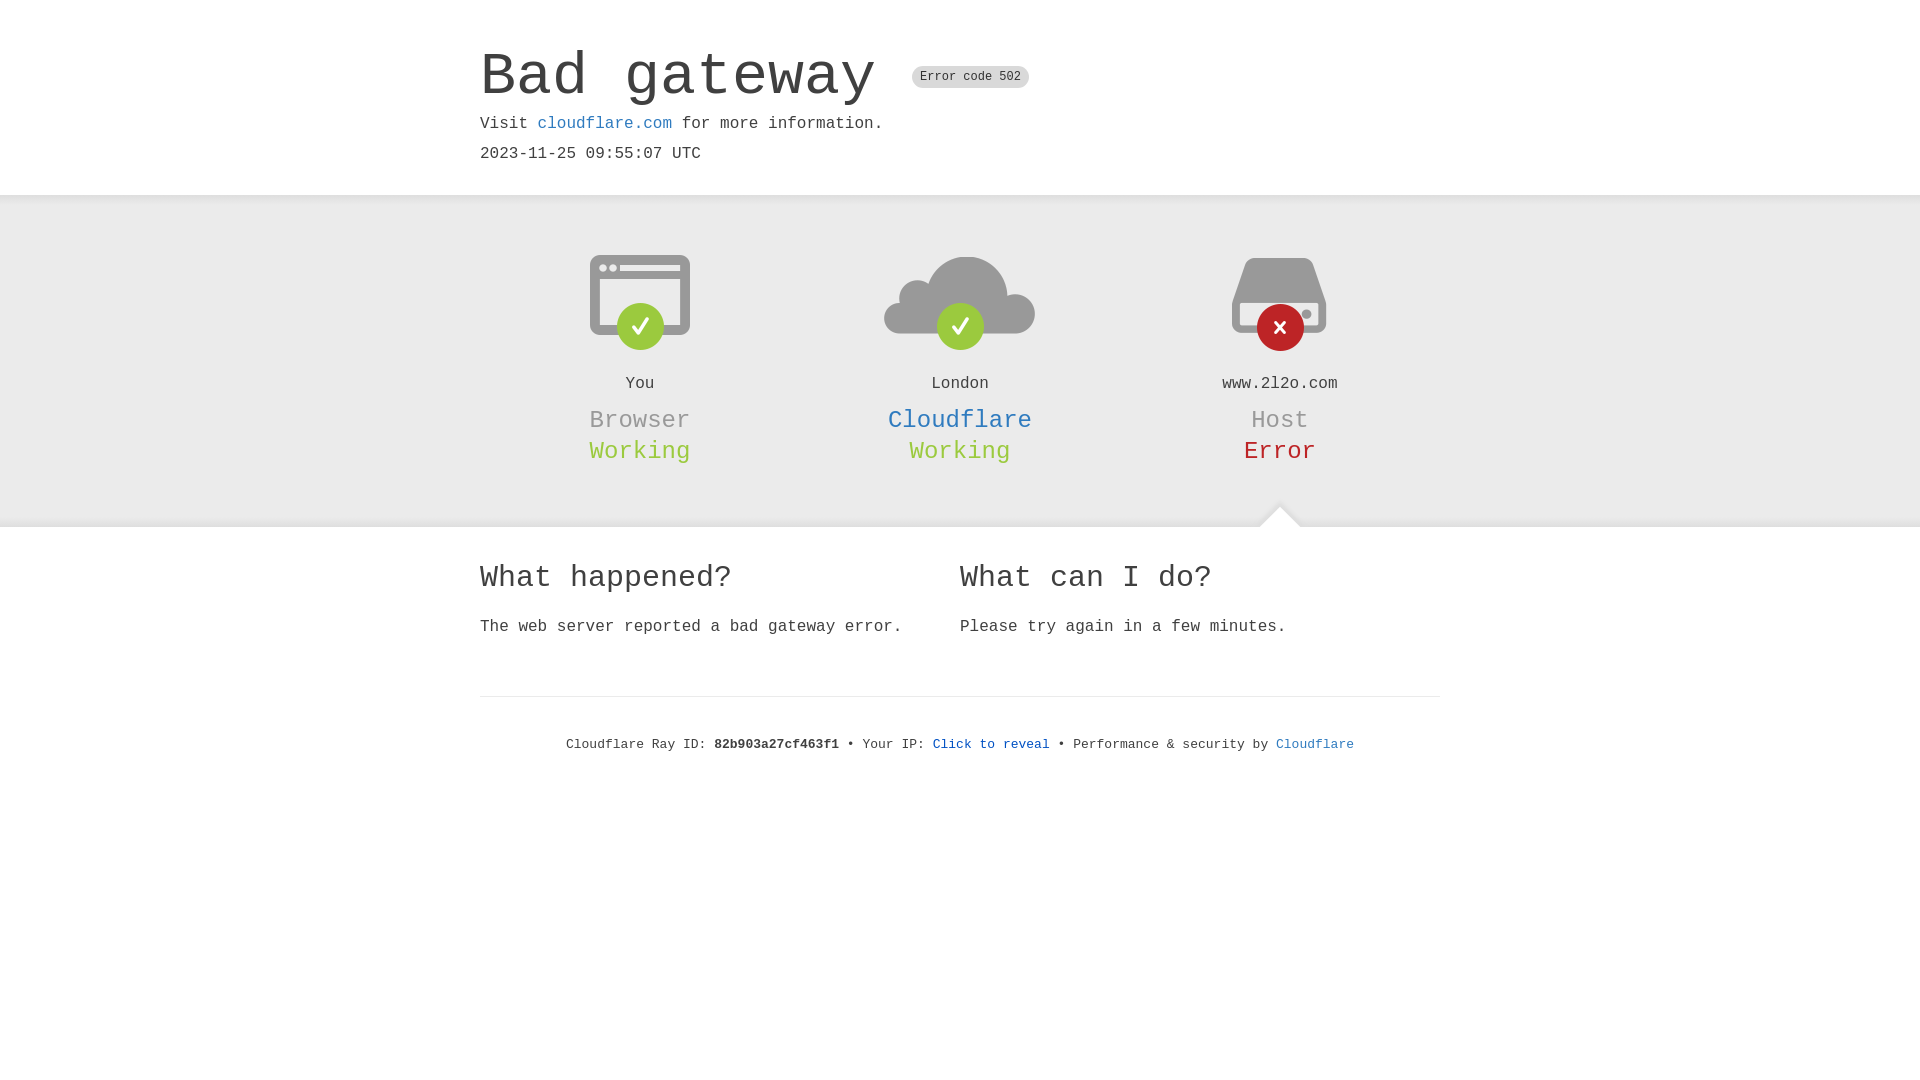  Describe the element at coordinates (991, 744) in the screenshot. I see `'Click to reveal'` at that location.